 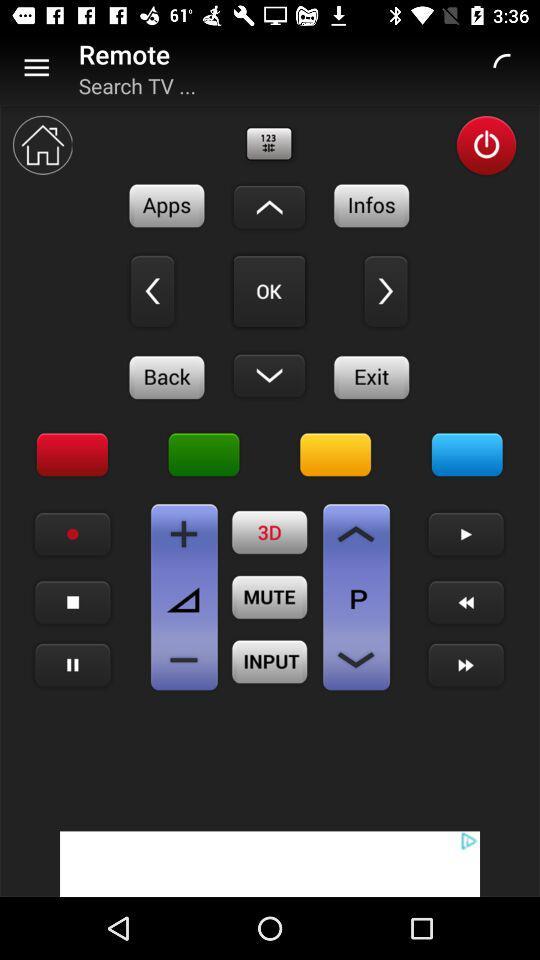 I want to click on ok or enter on remote, so click(x=269, y=290).